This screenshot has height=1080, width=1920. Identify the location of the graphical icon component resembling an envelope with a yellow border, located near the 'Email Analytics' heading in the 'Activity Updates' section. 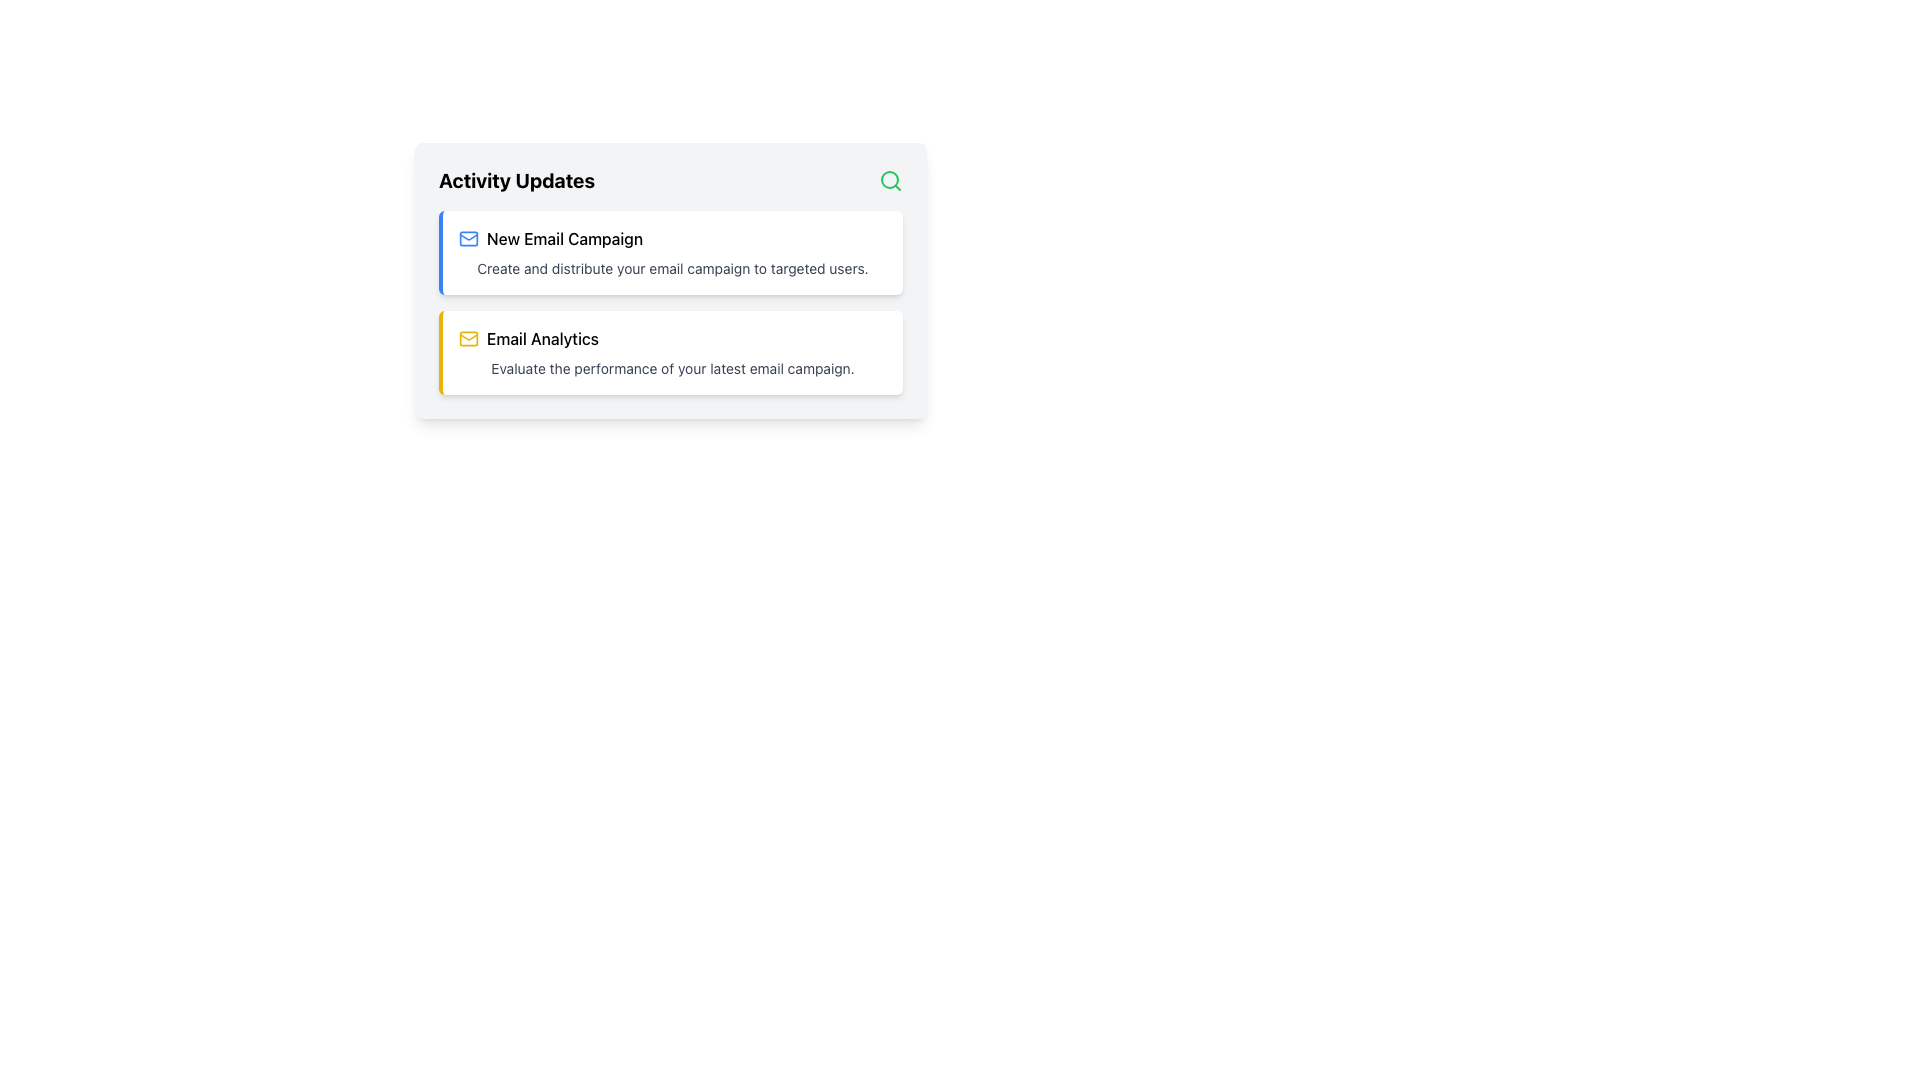
(468, 338).